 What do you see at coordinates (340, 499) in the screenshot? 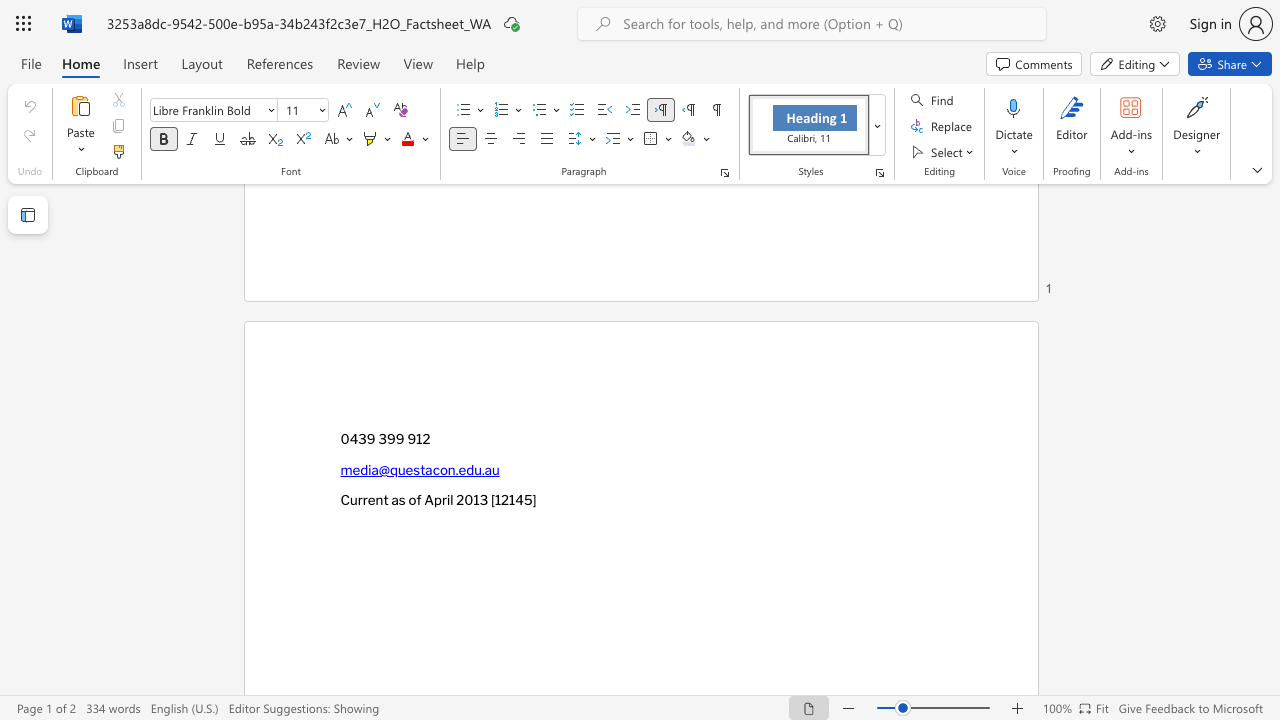
I see `the subset text "Current as of April 2013 [12145" within the text "Current as of April 2013 [12145]"` at bounding box center [340, 499].